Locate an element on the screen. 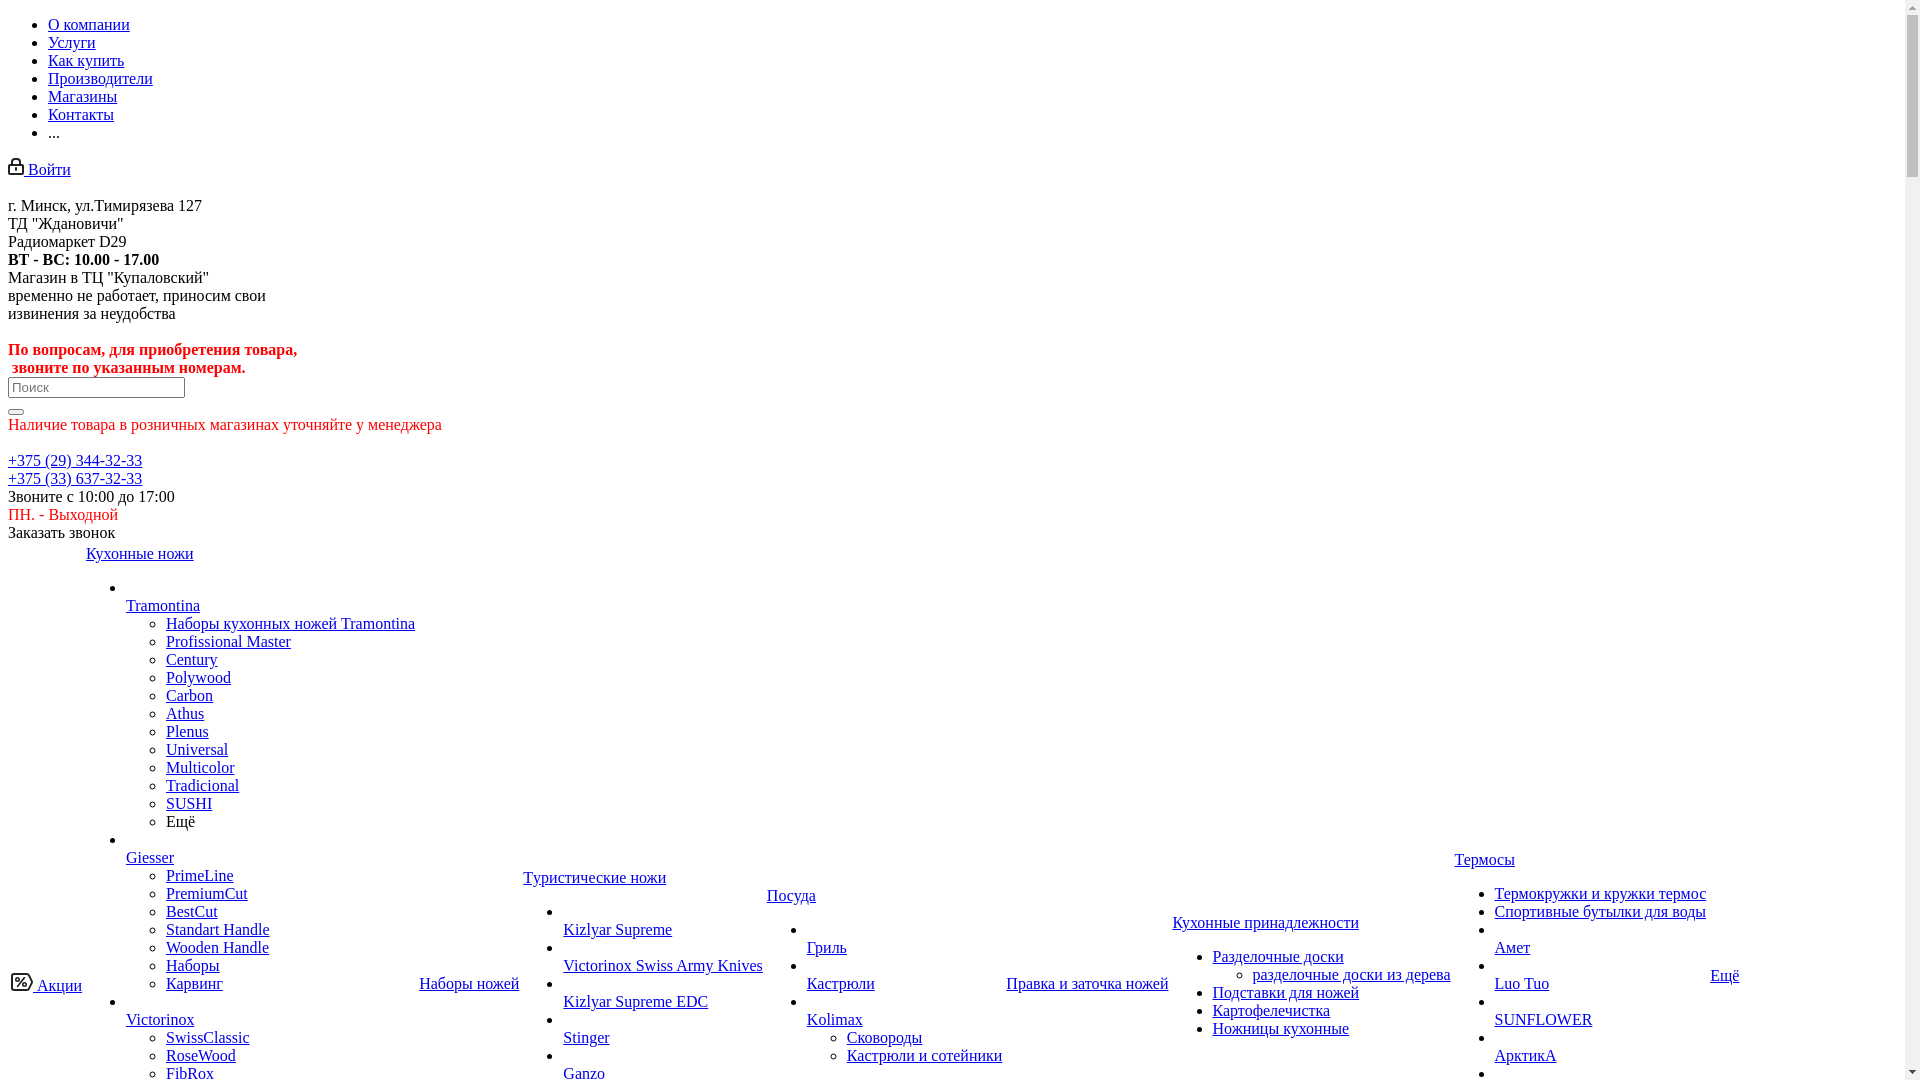 The height and width of the screenshot is (1080, 1920). 'Century' is located at coordinates (192, 659).